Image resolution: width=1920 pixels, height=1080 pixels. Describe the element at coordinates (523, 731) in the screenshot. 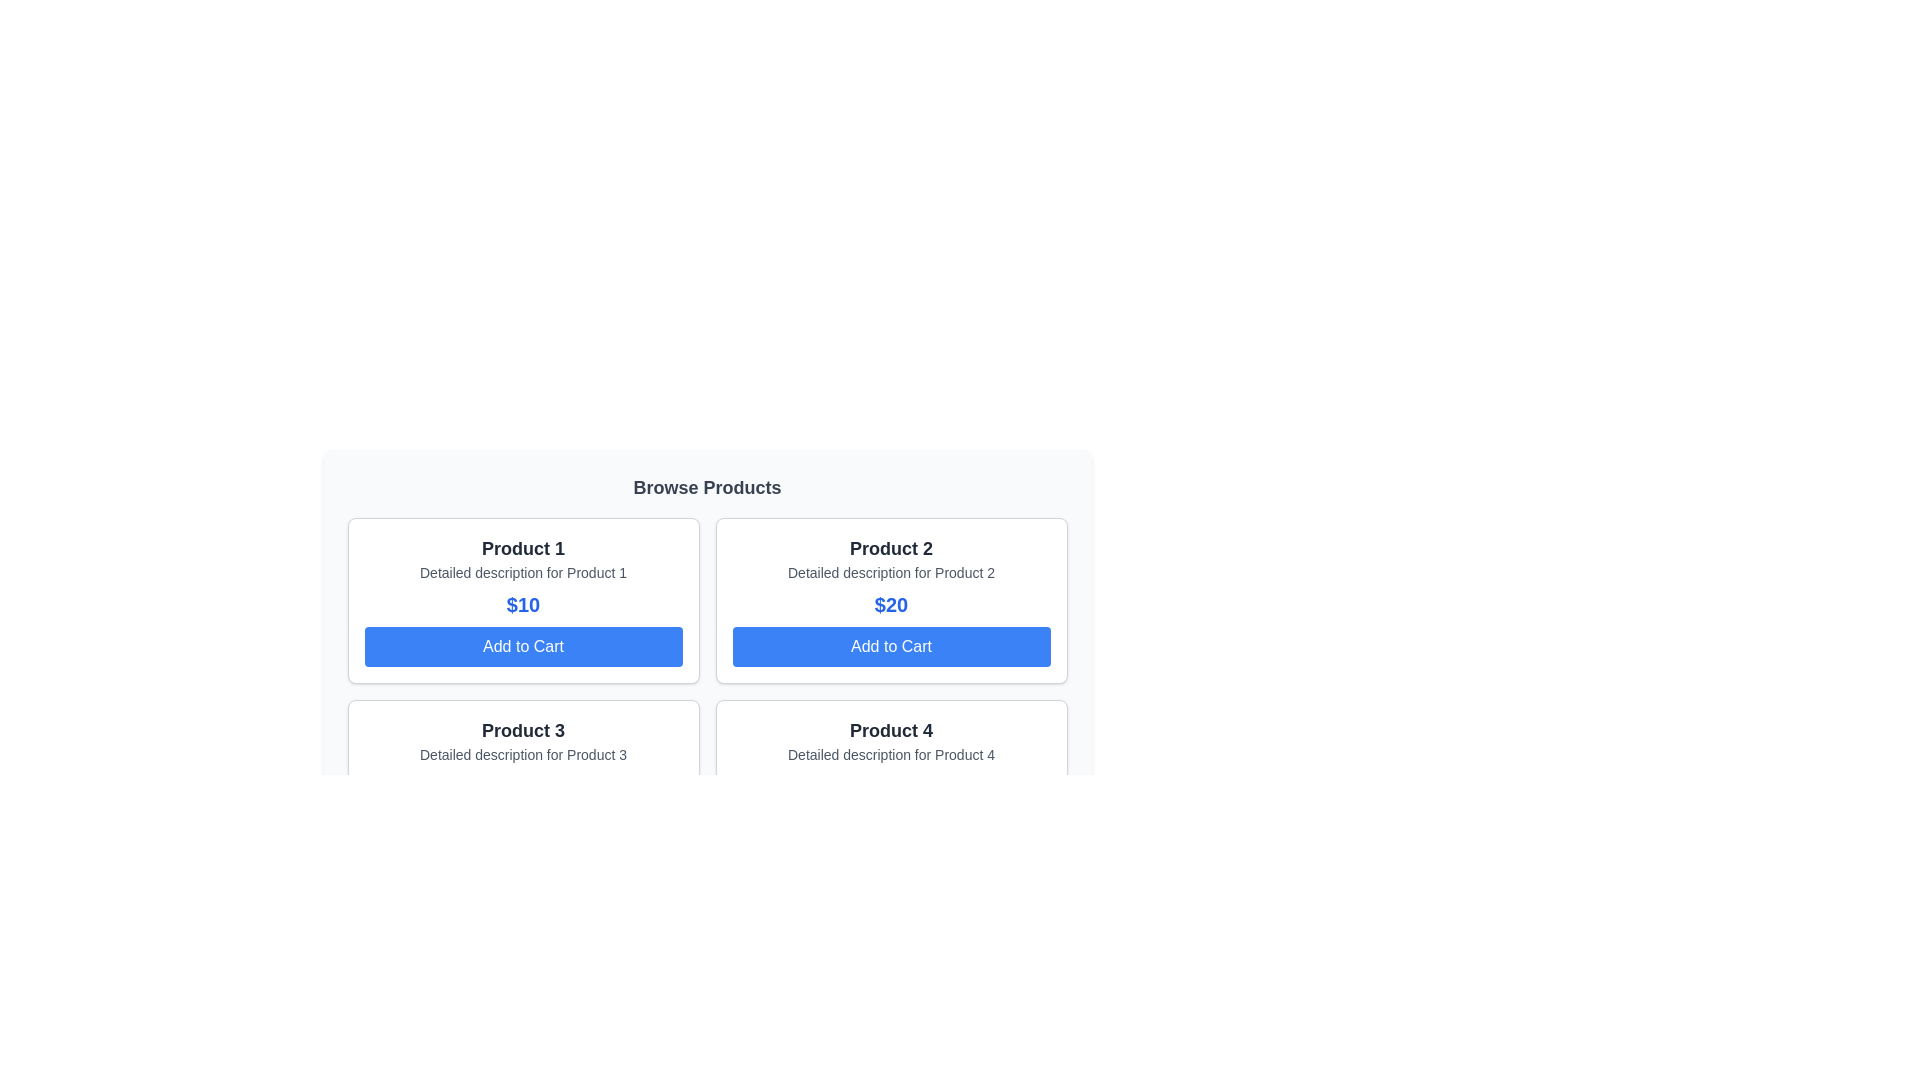

I see `text label that displays the title or identifier of the product, located at the top of the card in the lower left quadrant of the grid layout, above the detailed description for Product 3` at that location.